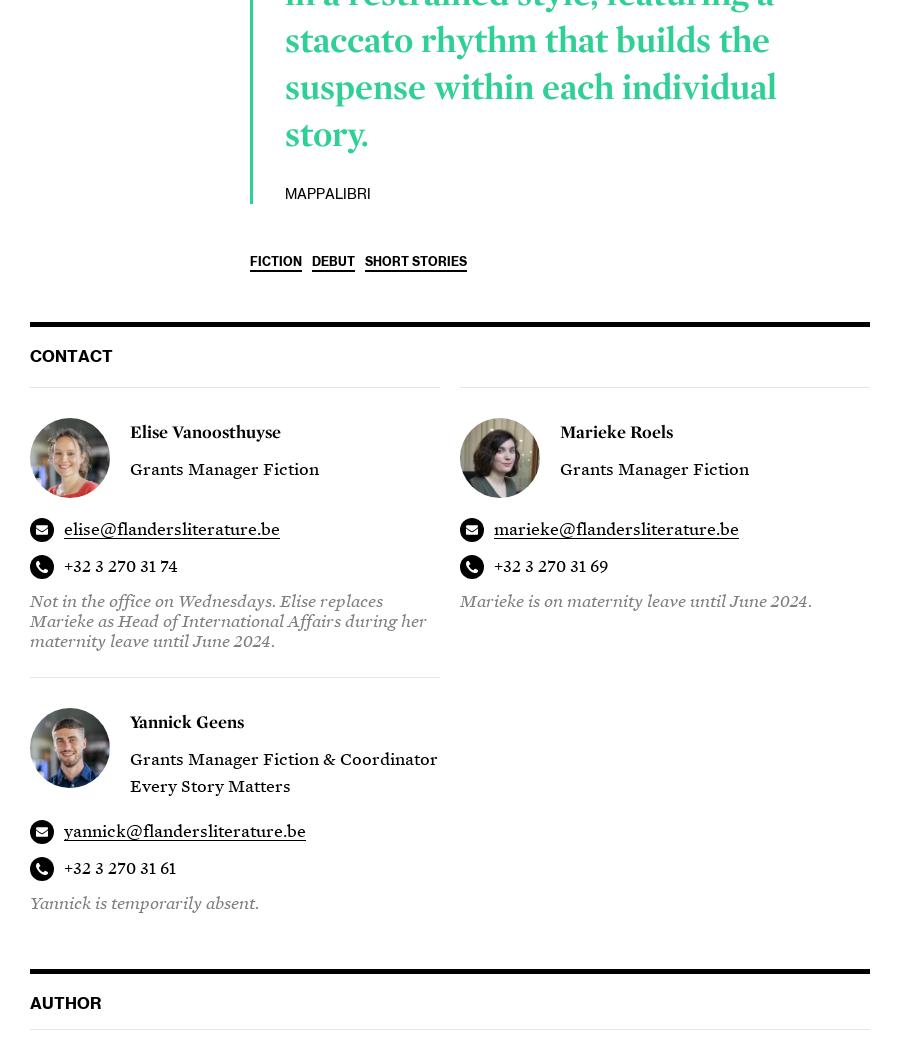 This screenshot has width=900, height=1053. What do you see at coordinates (144, 903) in the screenshot?
I see `'Yannick is temporarily absent.'` at bounding box center [144, 903].